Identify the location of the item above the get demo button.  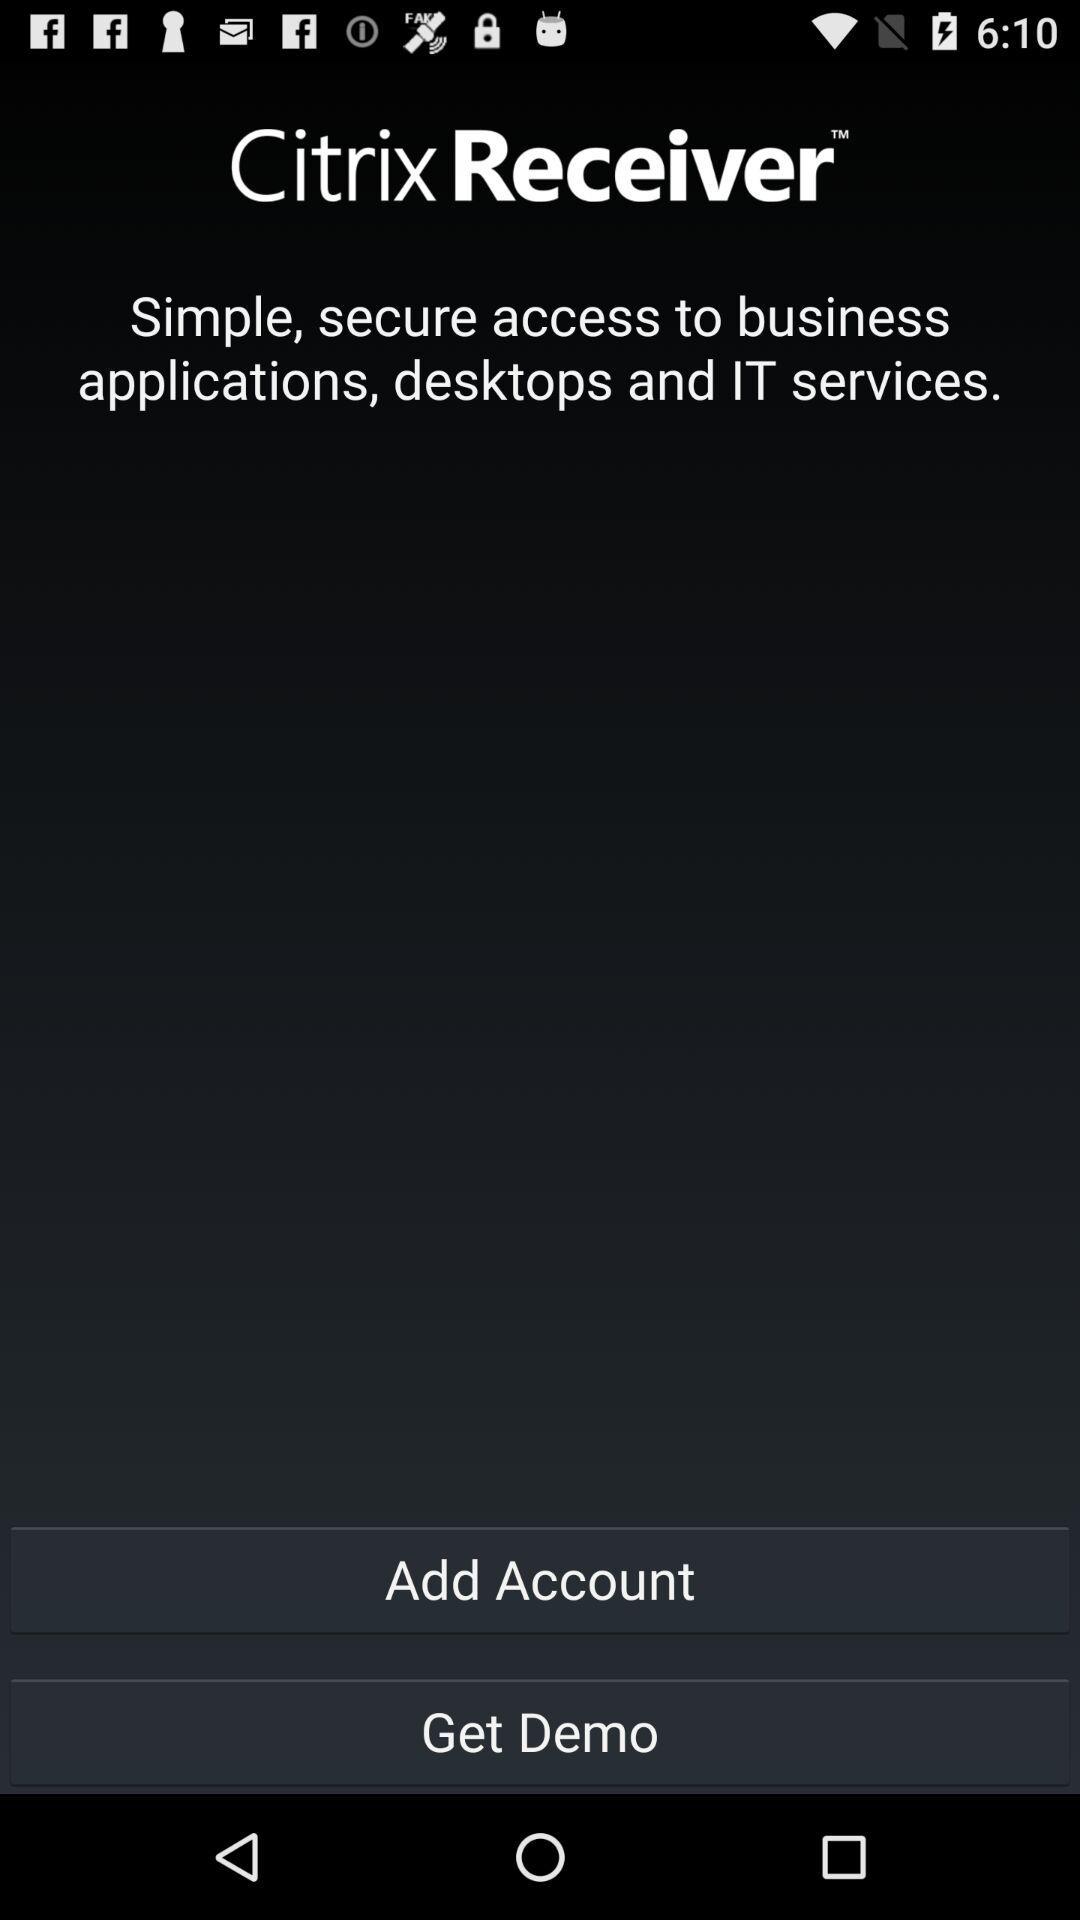
(540, 1577).